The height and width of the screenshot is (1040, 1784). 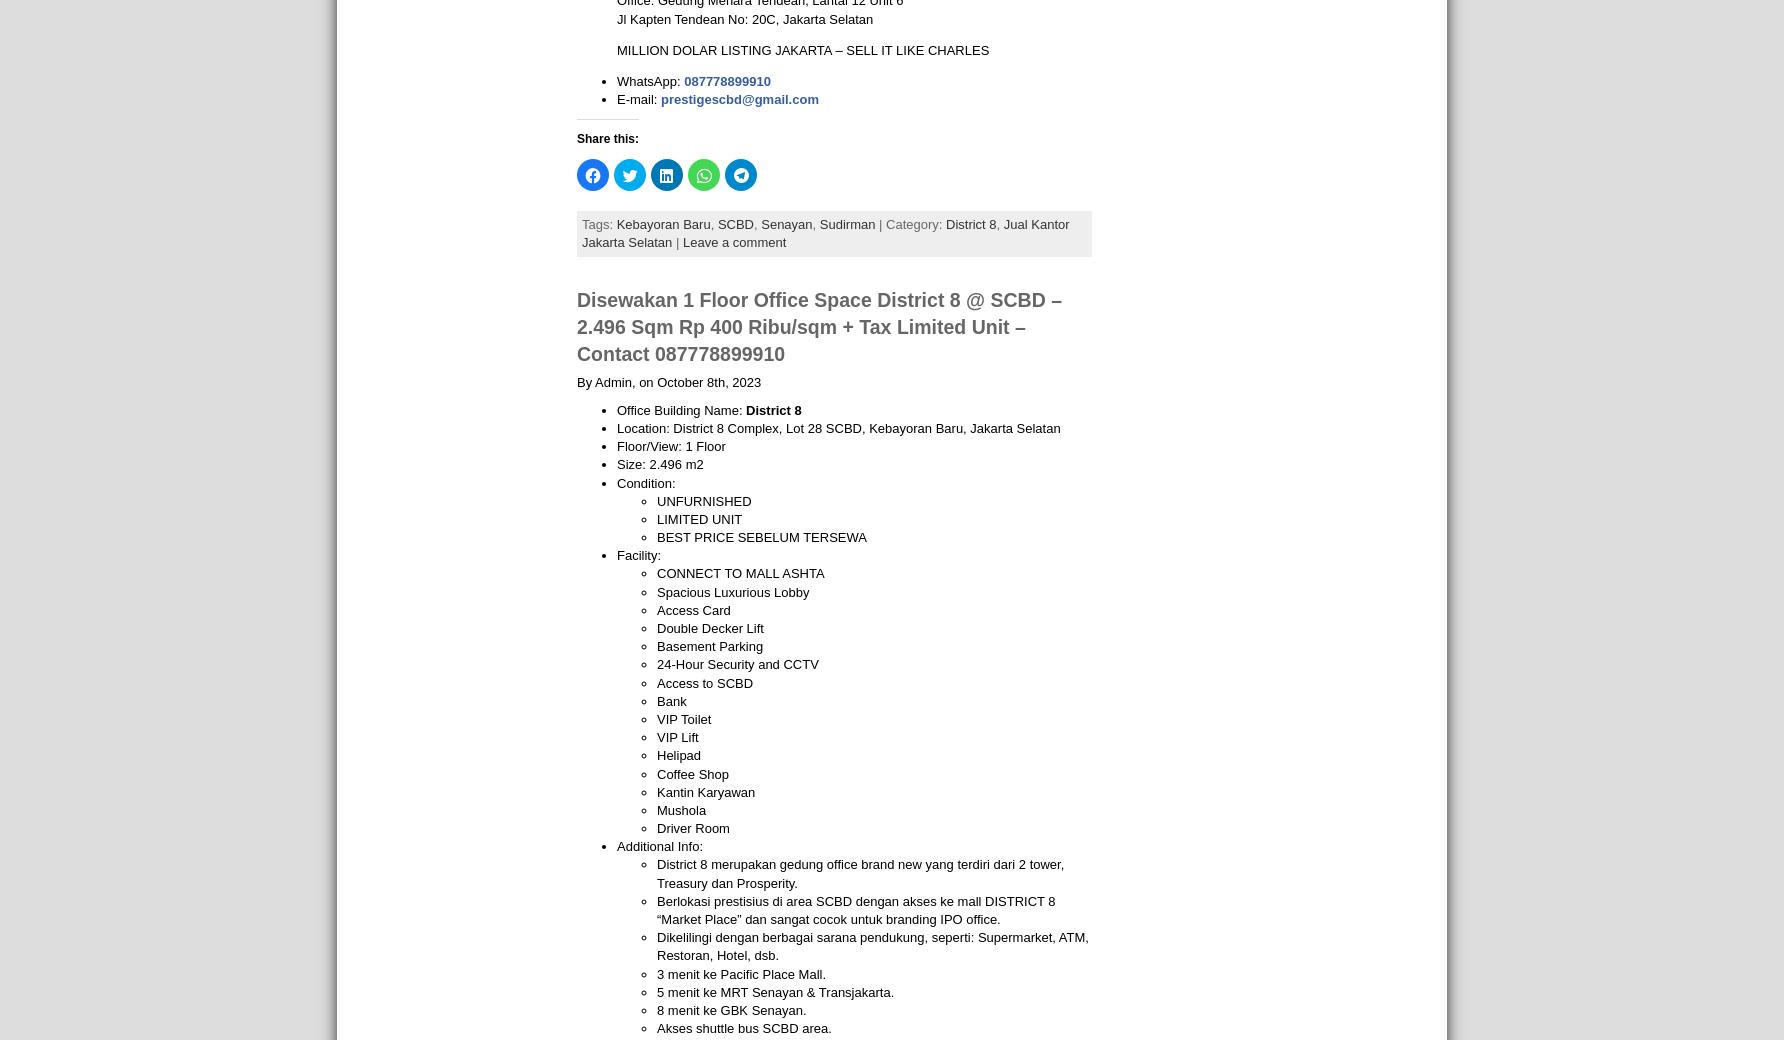 I want to click on '8 menit ke GBK Senayan.', so click(x=731, y=1009).